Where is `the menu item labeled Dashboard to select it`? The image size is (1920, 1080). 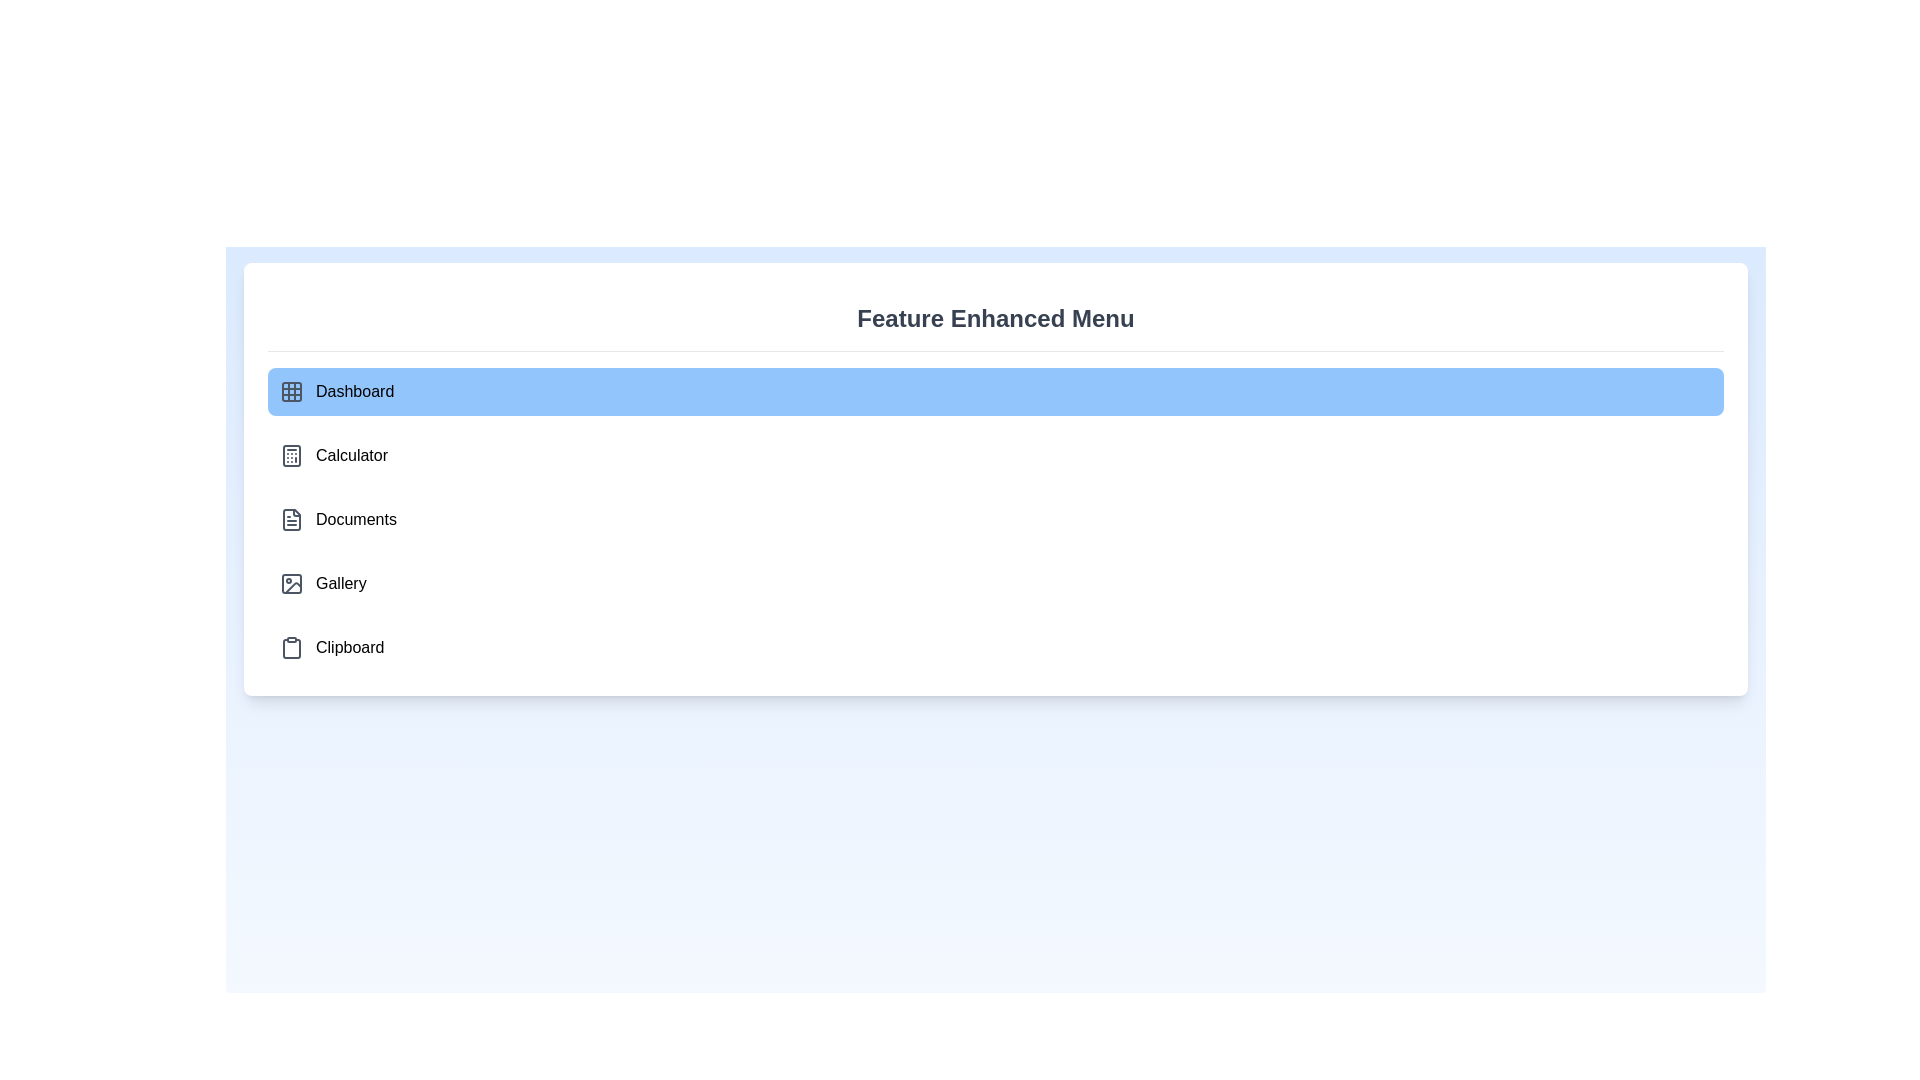 the menu item labeled Dashboard to select it is located at coordinates (996, 392).